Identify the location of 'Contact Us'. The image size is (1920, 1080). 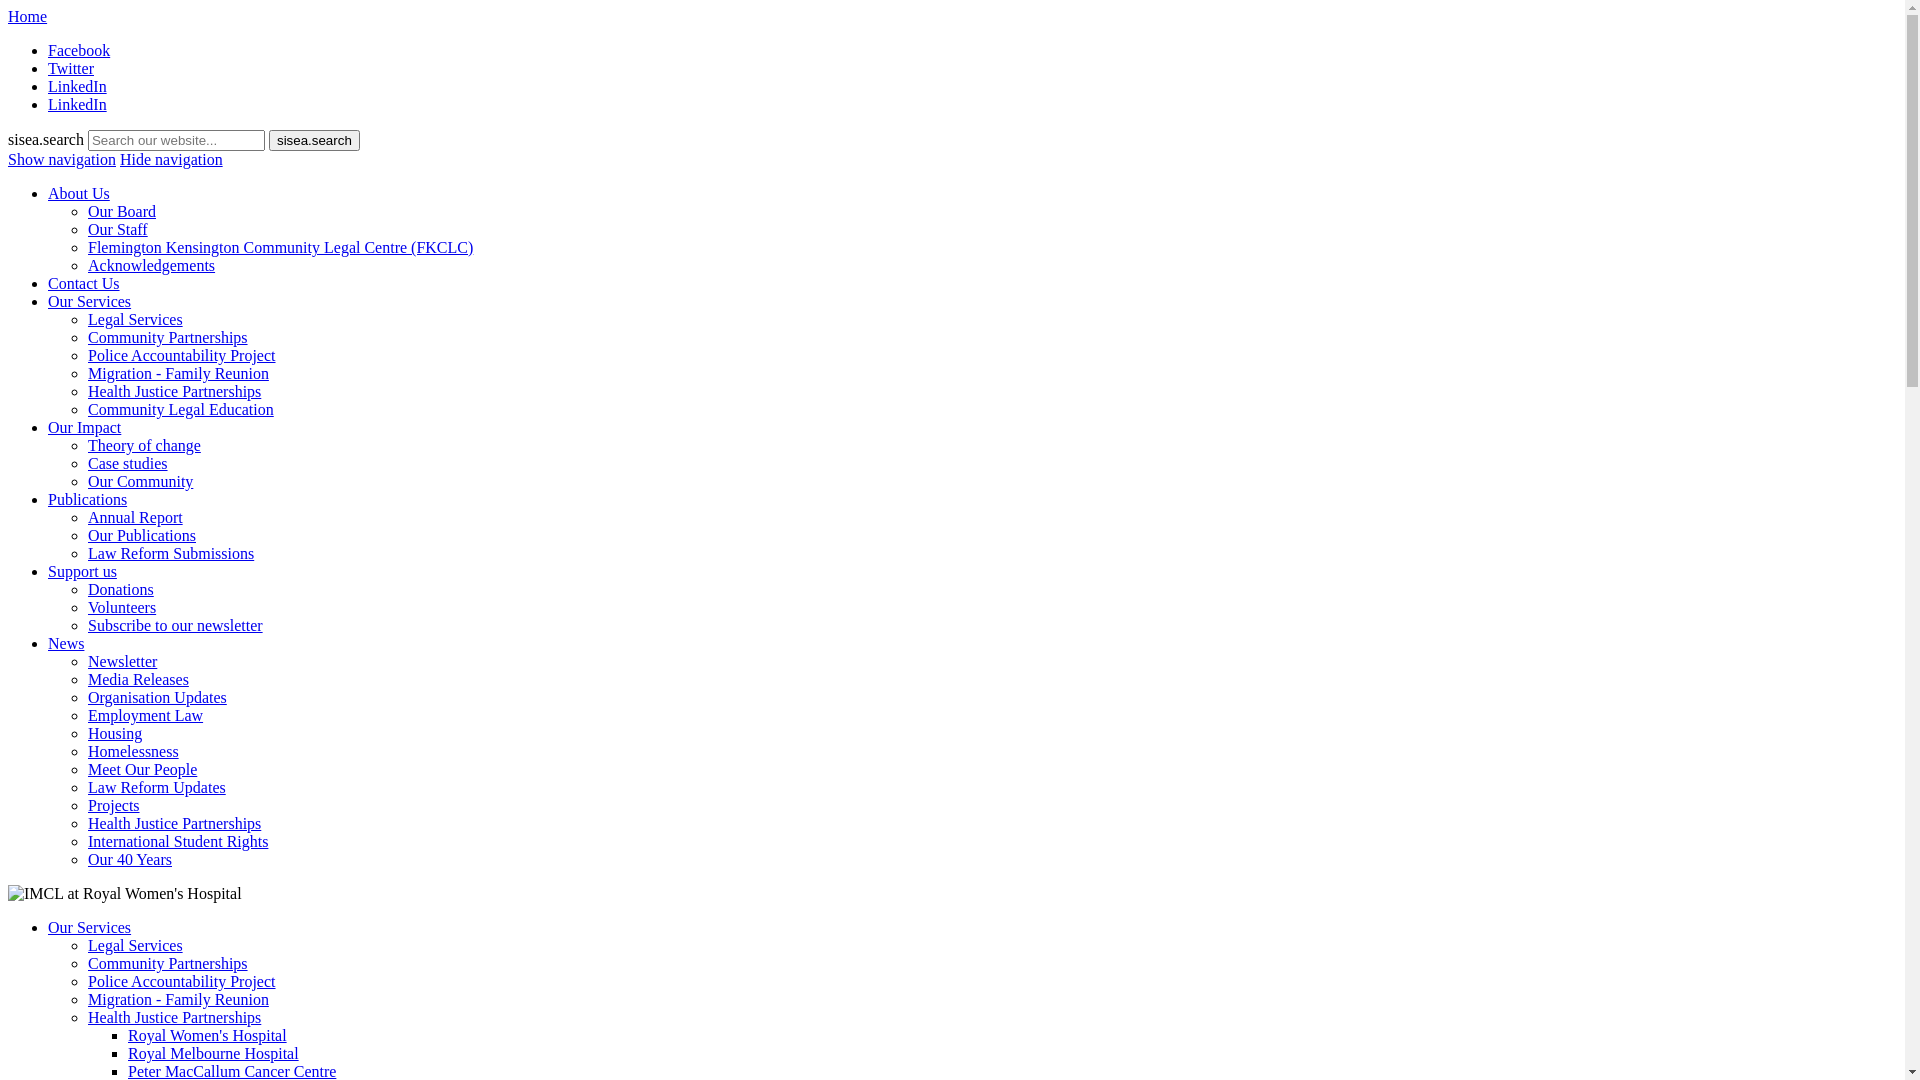
(82, 283).